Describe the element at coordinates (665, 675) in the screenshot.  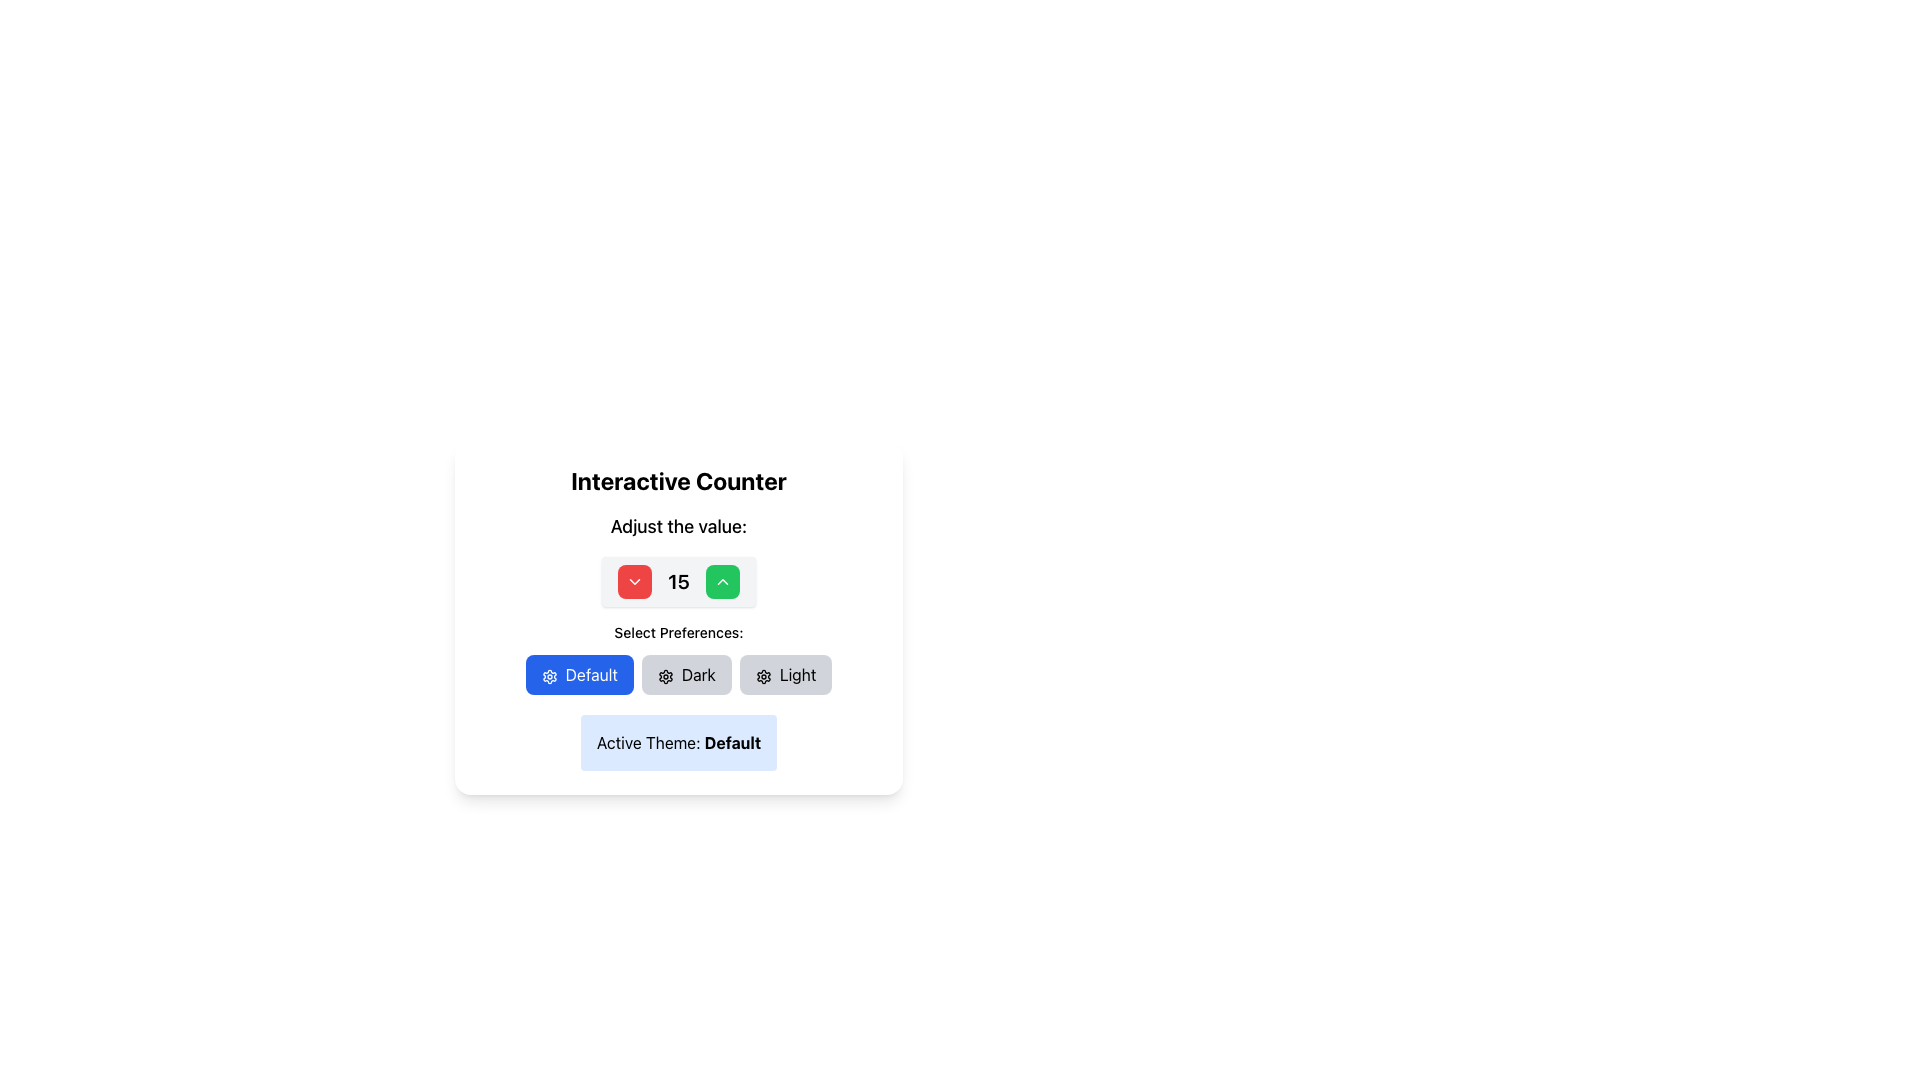
I see `the settings icon, which is a cogwheel shape, located to the left of the 'Dark' button below 'Select Preferences:'` at that location.